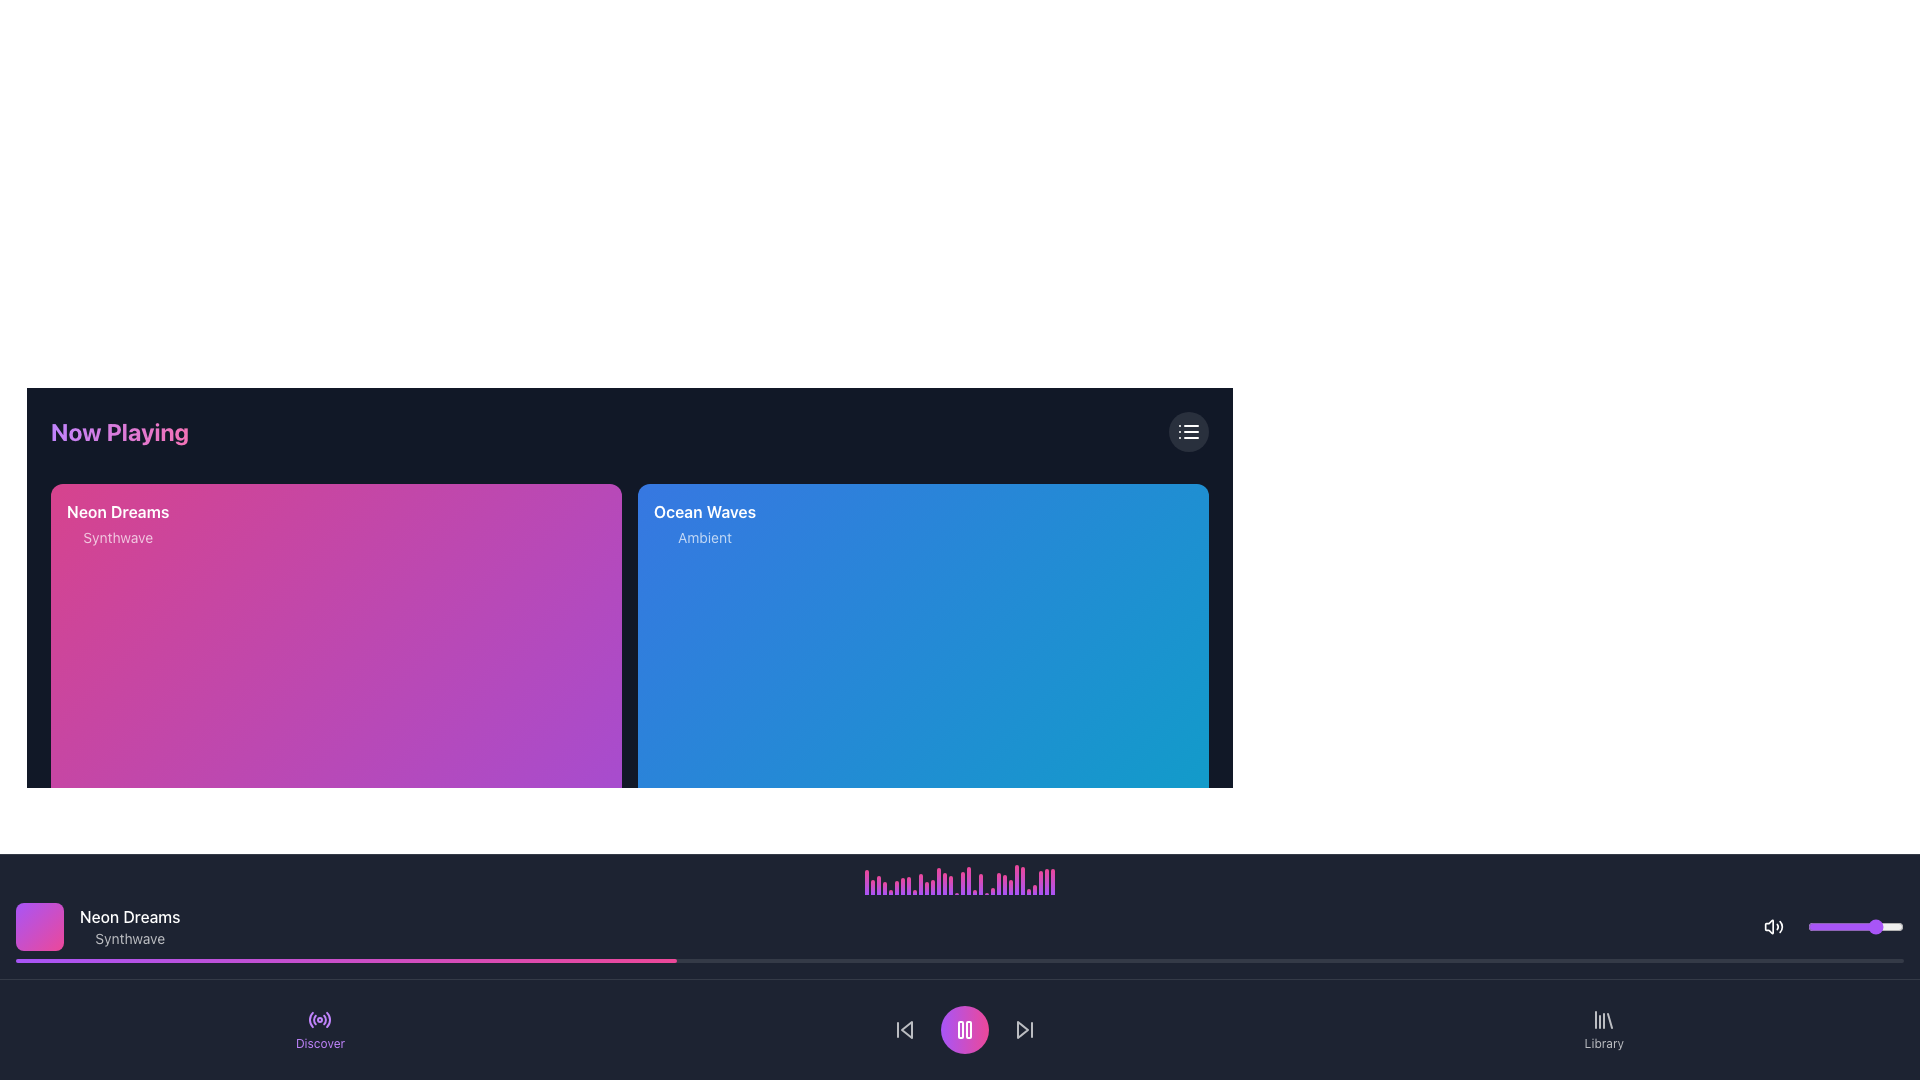  I want to click on the interactive favorite button with an icon located at the top-right of the 'Neon Dreams' card, so click(587, 523).